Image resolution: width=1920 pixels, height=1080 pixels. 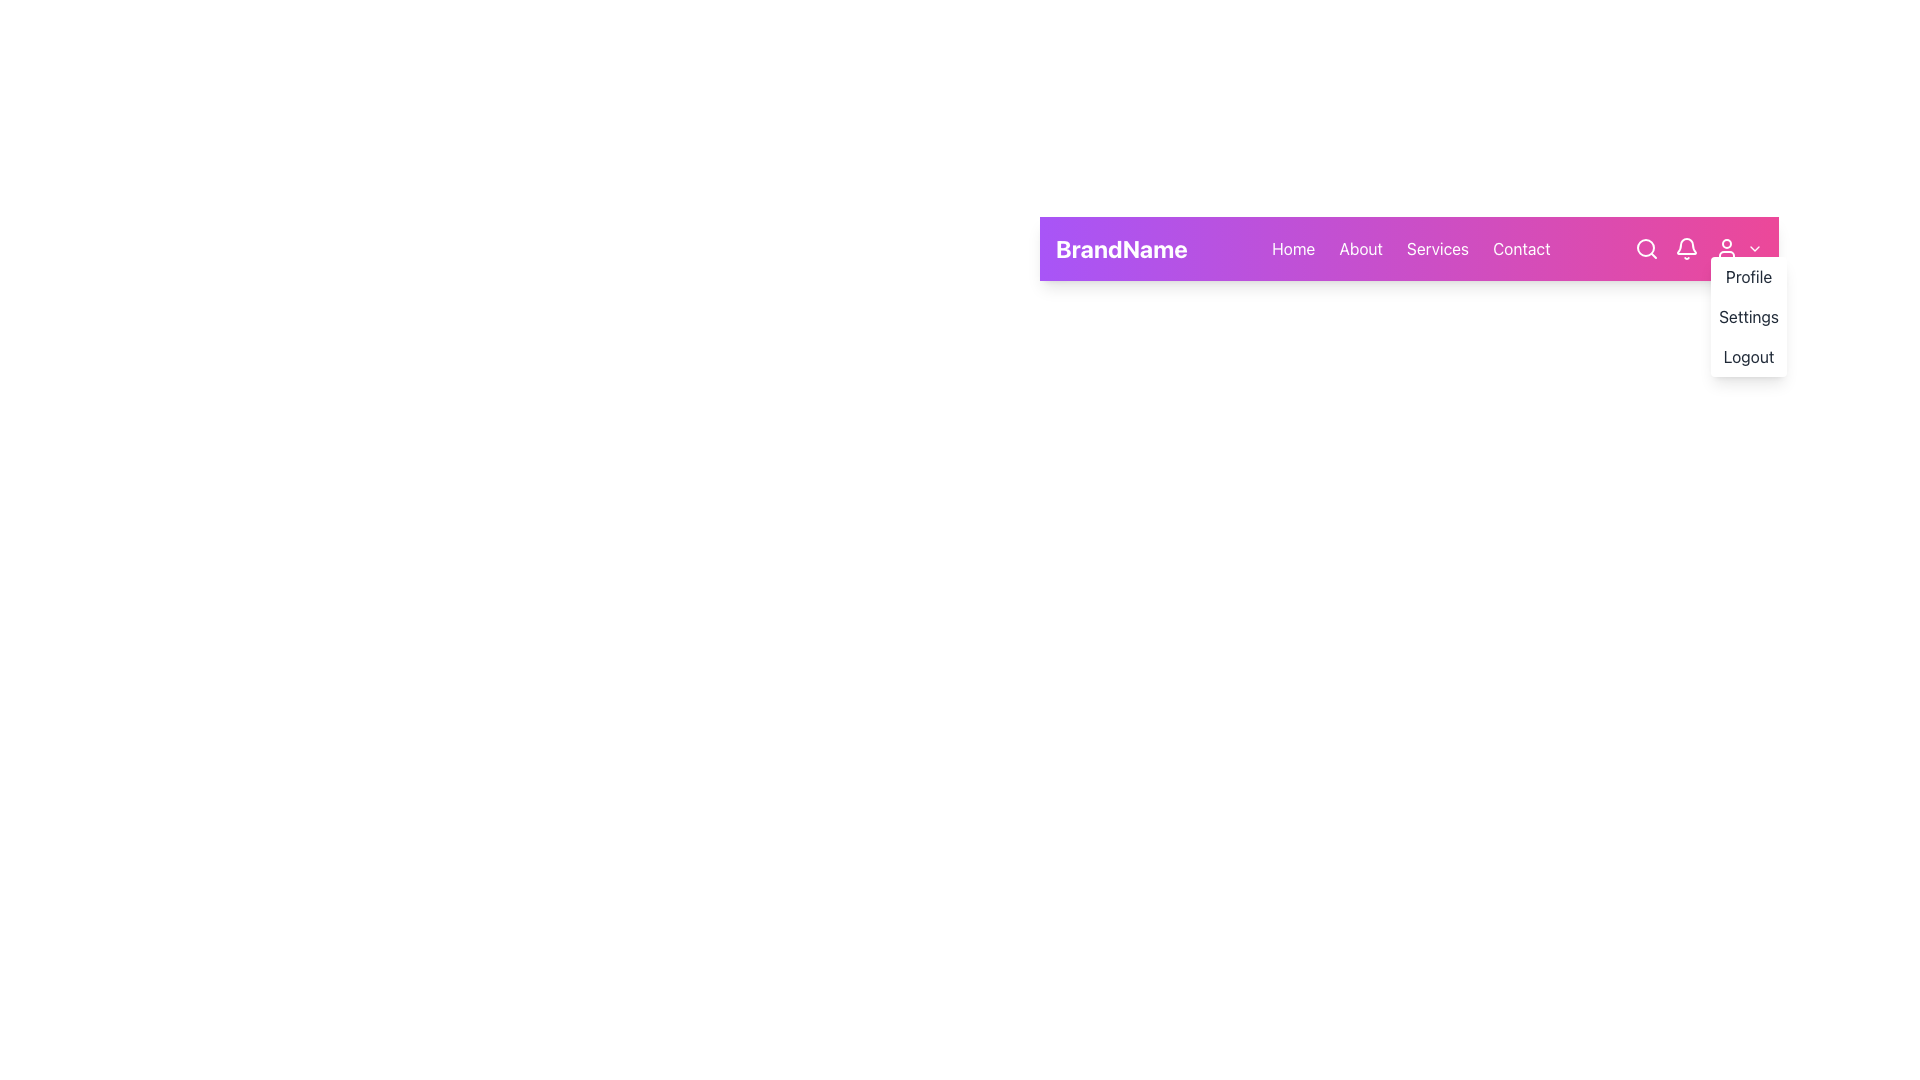 What do you see at coordinates (1293, 248) in the screenshot?
I see `the 'Home' hyperlink, which is styled with white text on a purple gradient background and is the first item in a horizontal list of navigation links` at bounding box center [1293, 248].